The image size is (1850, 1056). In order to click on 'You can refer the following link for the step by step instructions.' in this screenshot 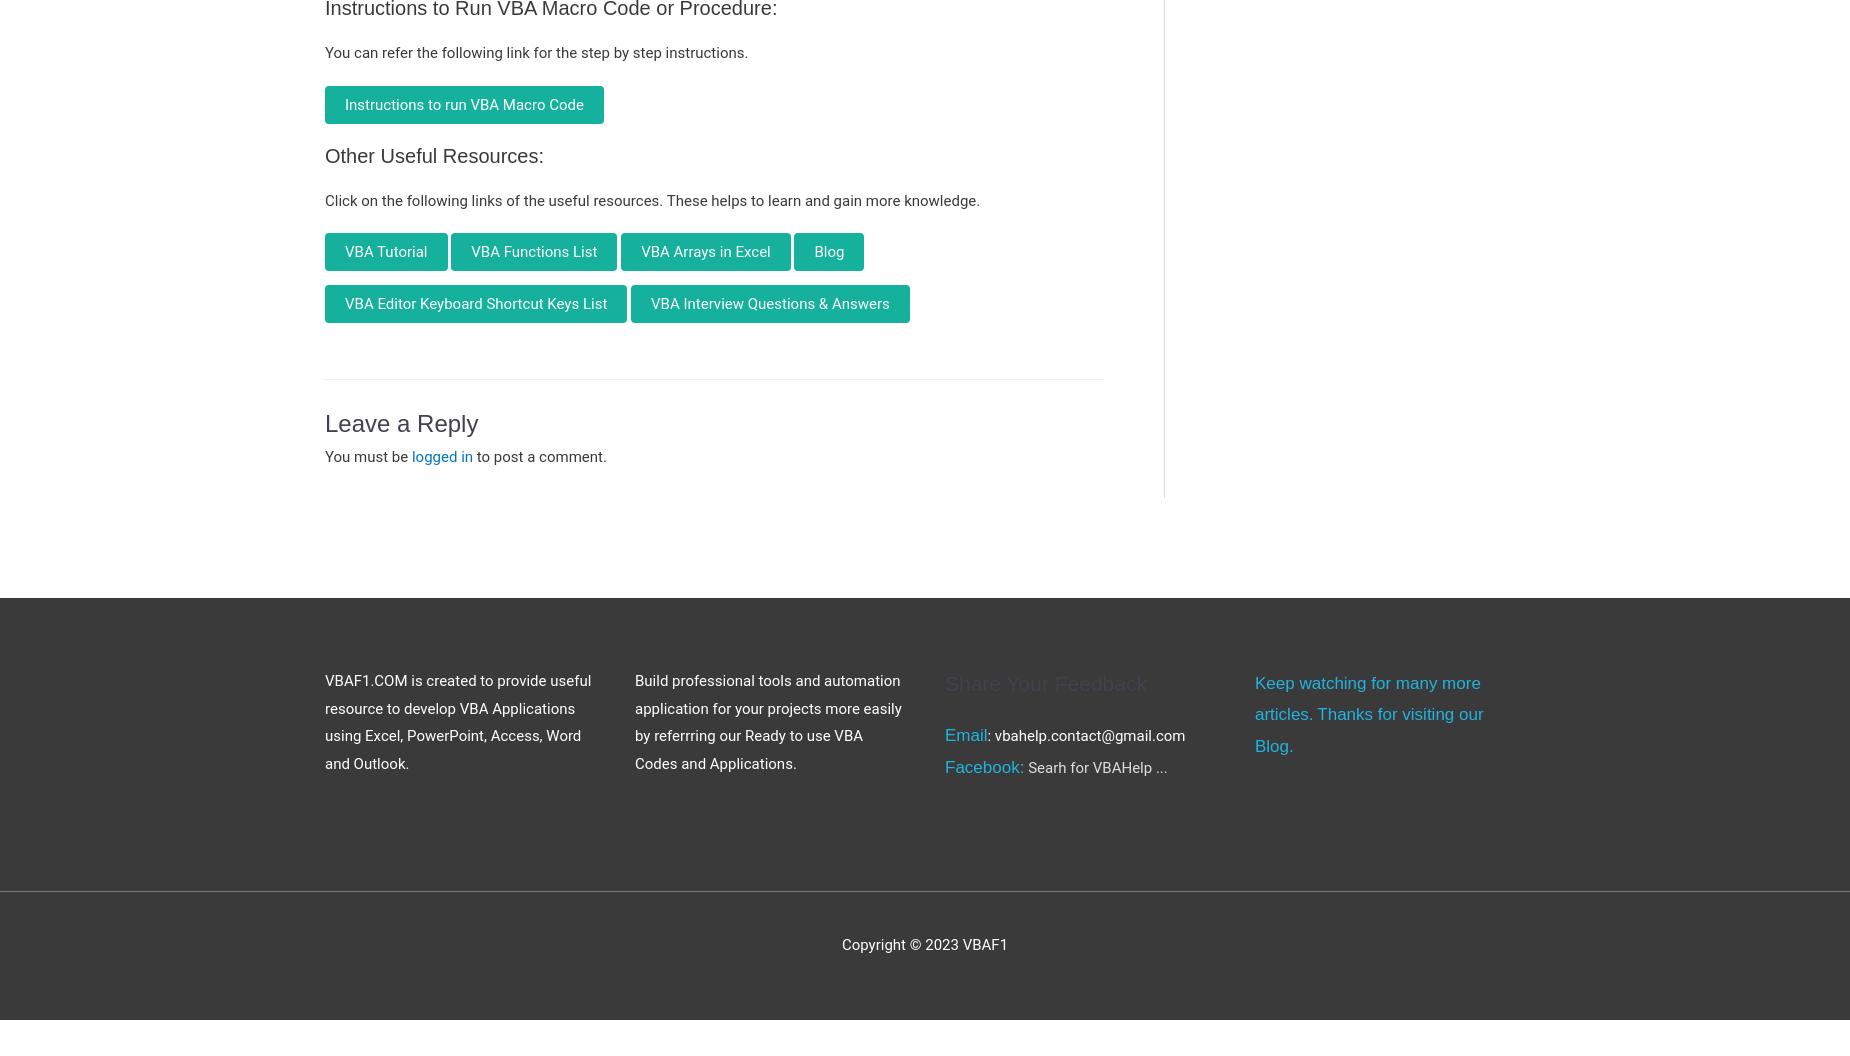, I will do `click(324, 51)`.